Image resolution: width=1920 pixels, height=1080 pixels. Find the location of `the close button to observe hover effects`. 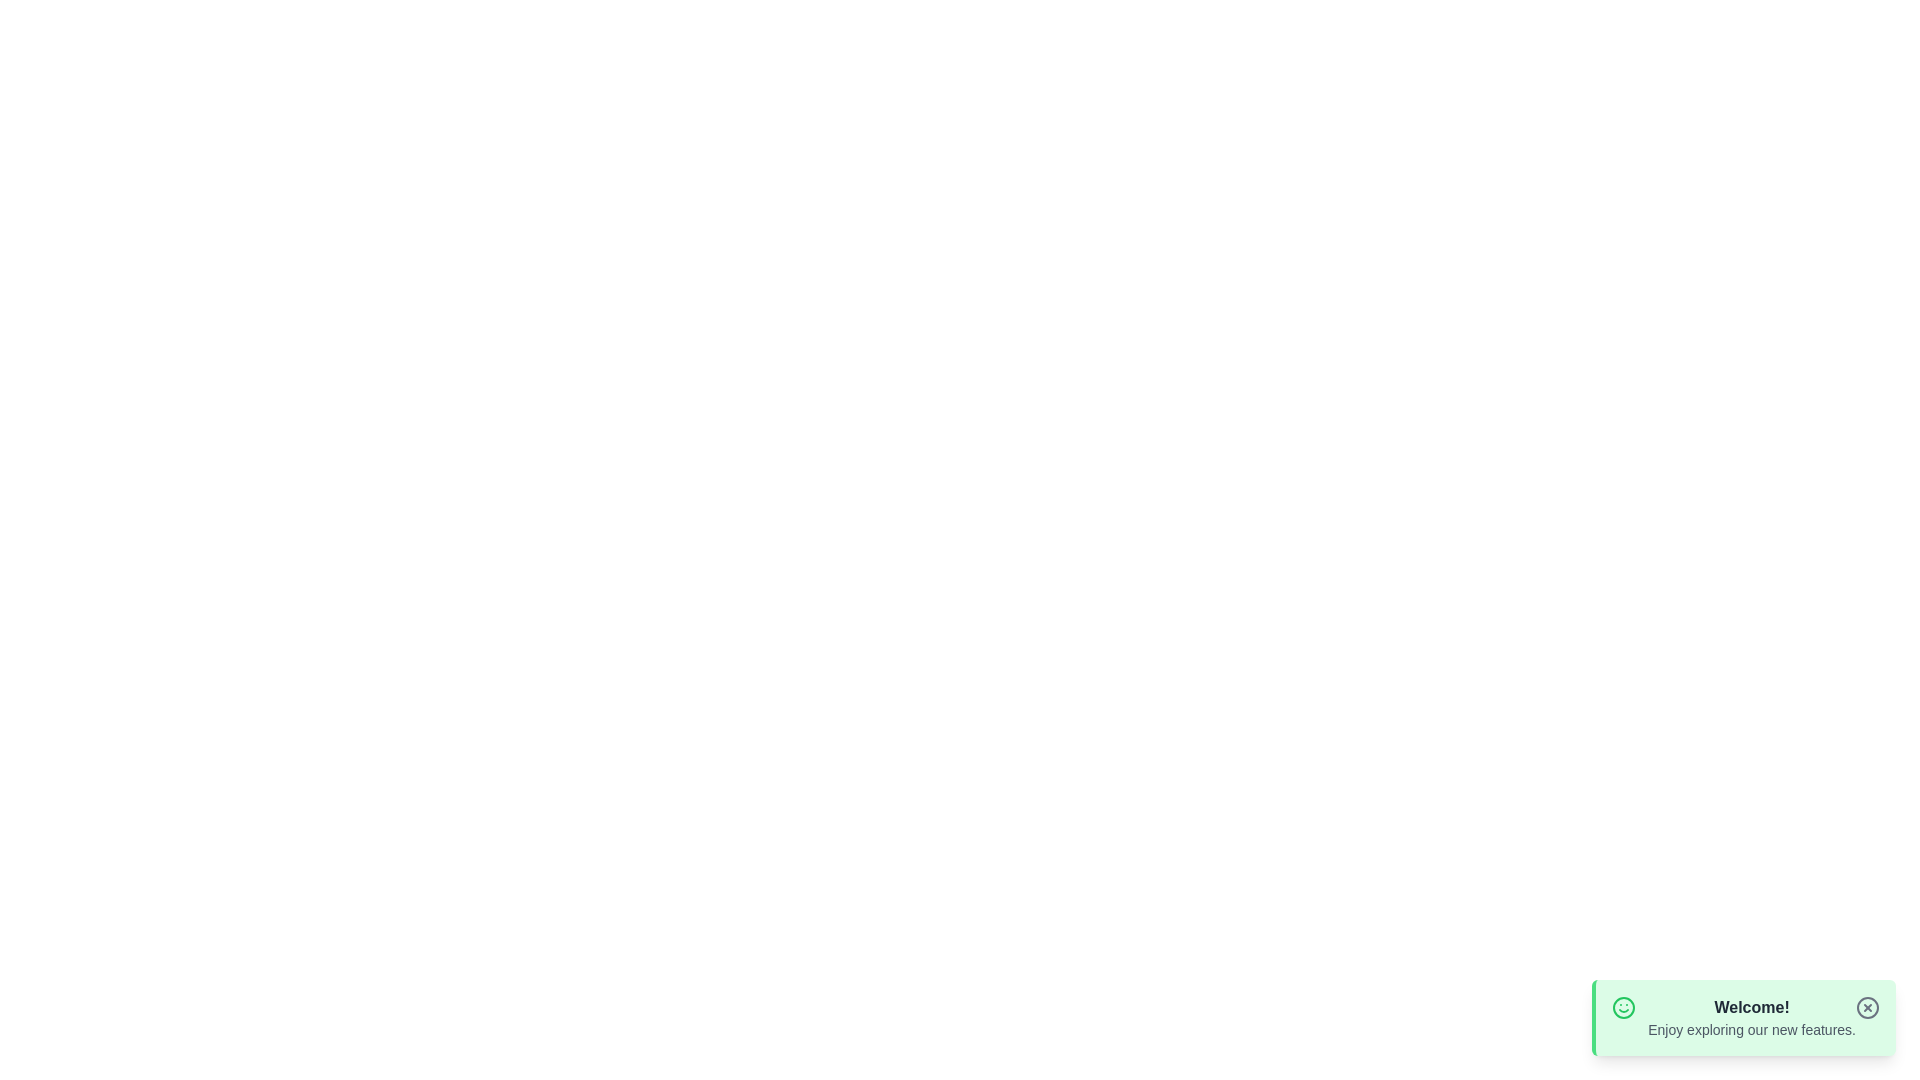

the close button to observe hover effects is located at coordinates (1866, 1007).